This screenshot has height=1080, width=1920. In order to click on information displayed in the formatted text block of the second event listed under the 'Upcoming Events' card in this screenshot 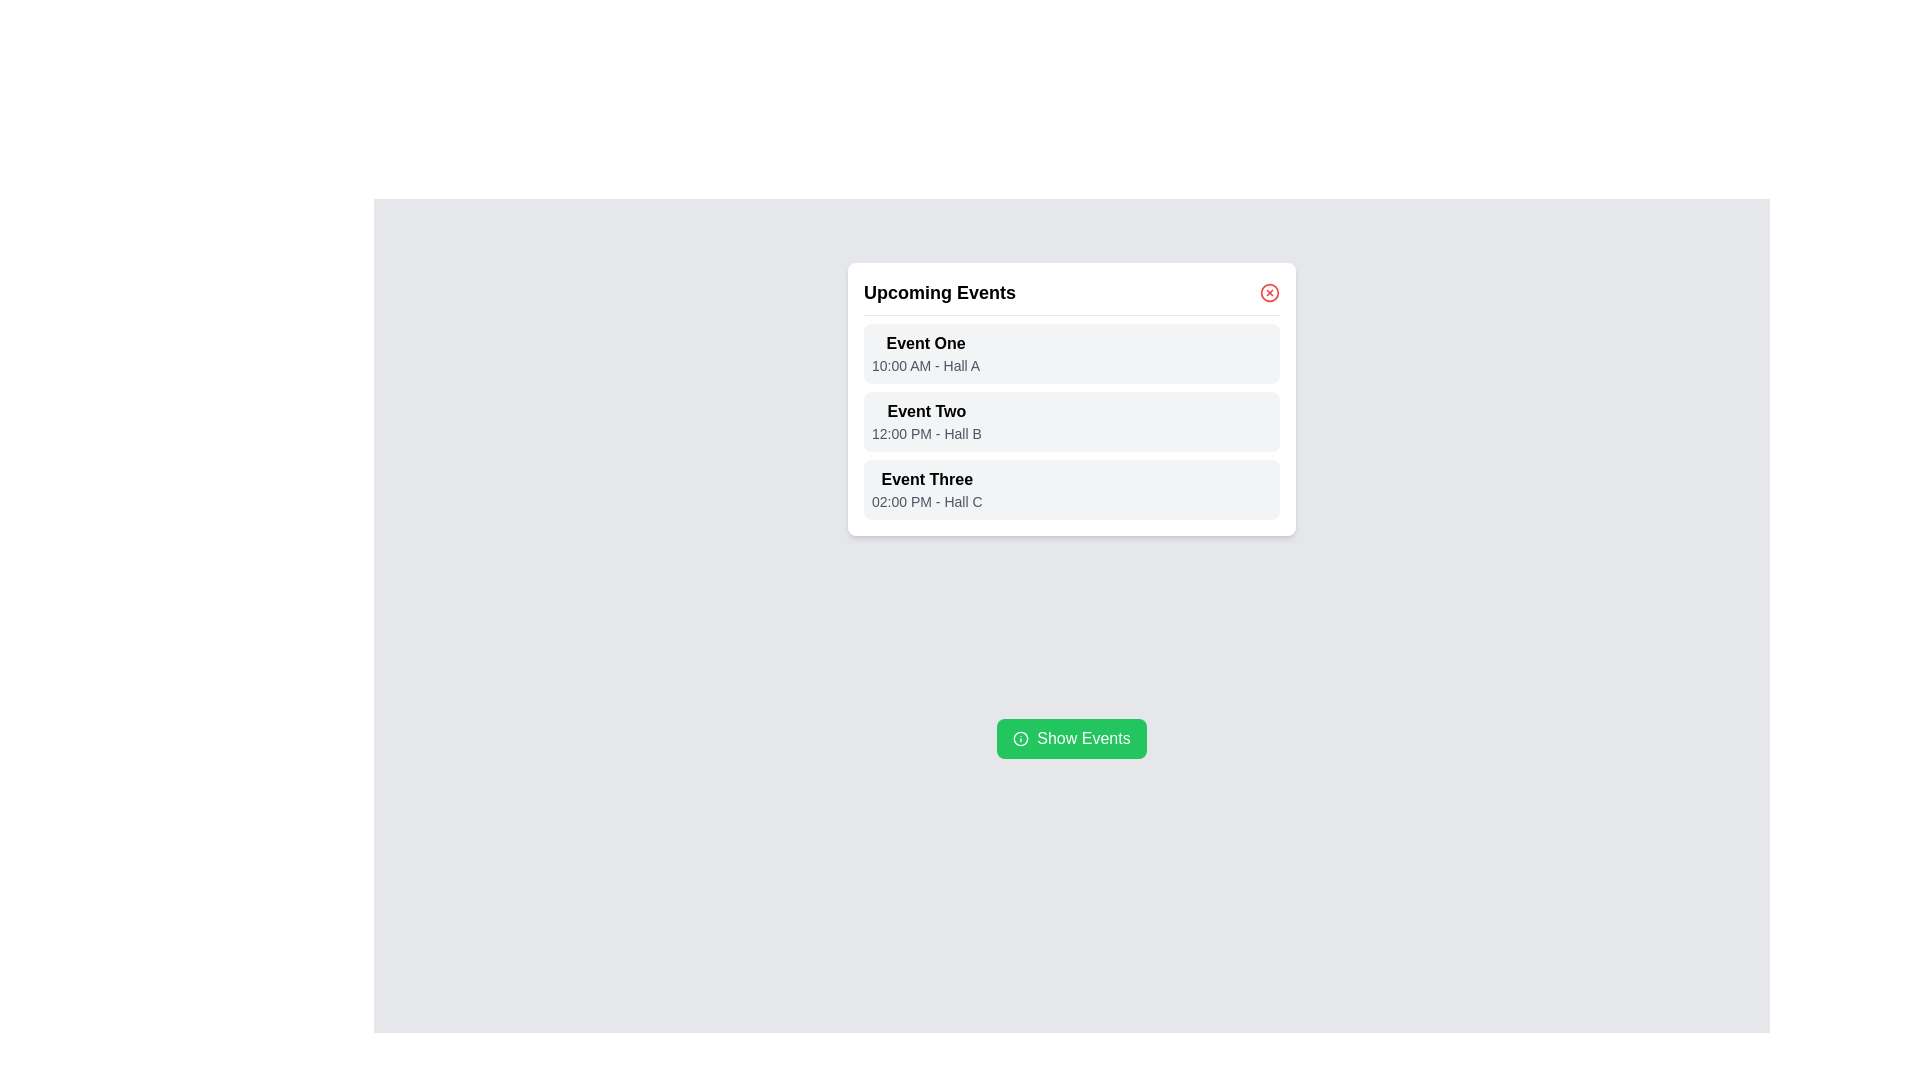, I will do `click(925, 420)`.